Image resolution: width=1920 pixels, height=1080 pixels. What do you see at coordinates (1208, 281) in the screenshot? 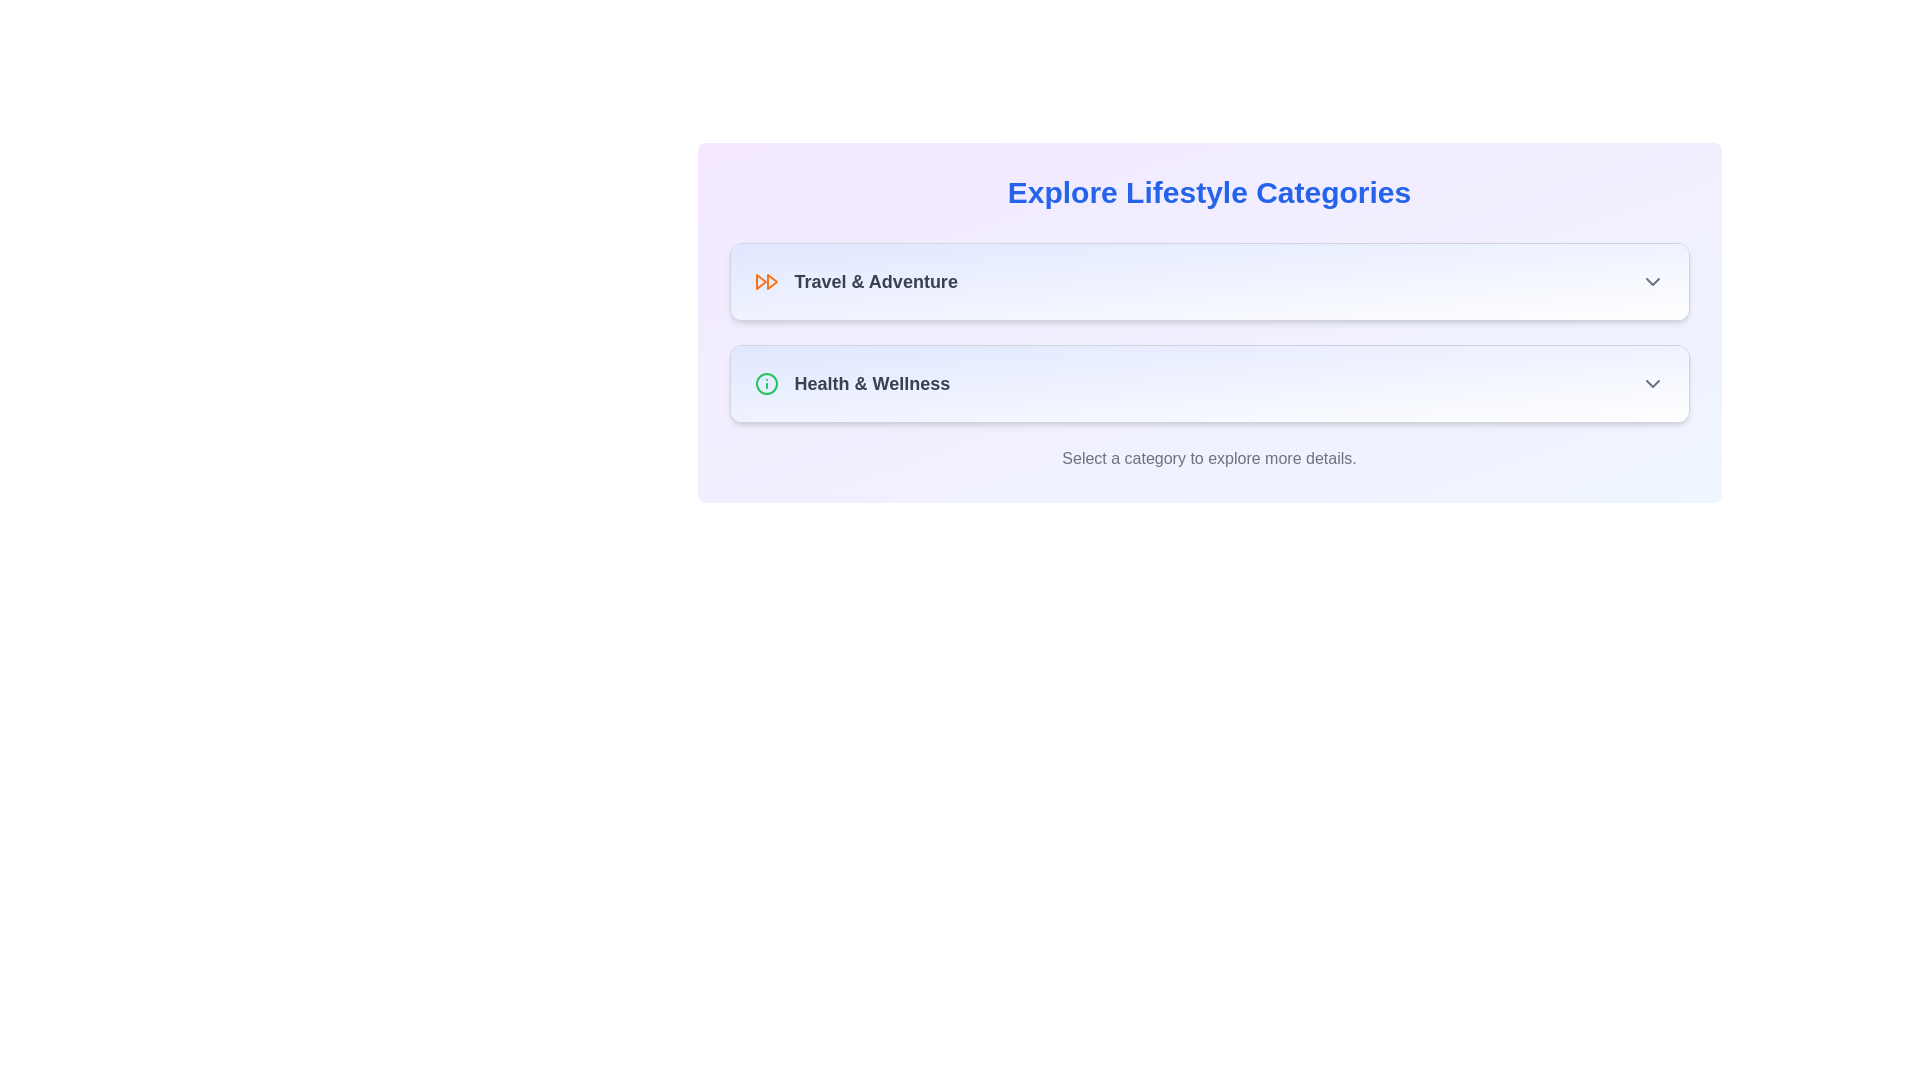
I see `the interactive button labeled 'Travel & Adventure'` at bounding box center [1208, 281].